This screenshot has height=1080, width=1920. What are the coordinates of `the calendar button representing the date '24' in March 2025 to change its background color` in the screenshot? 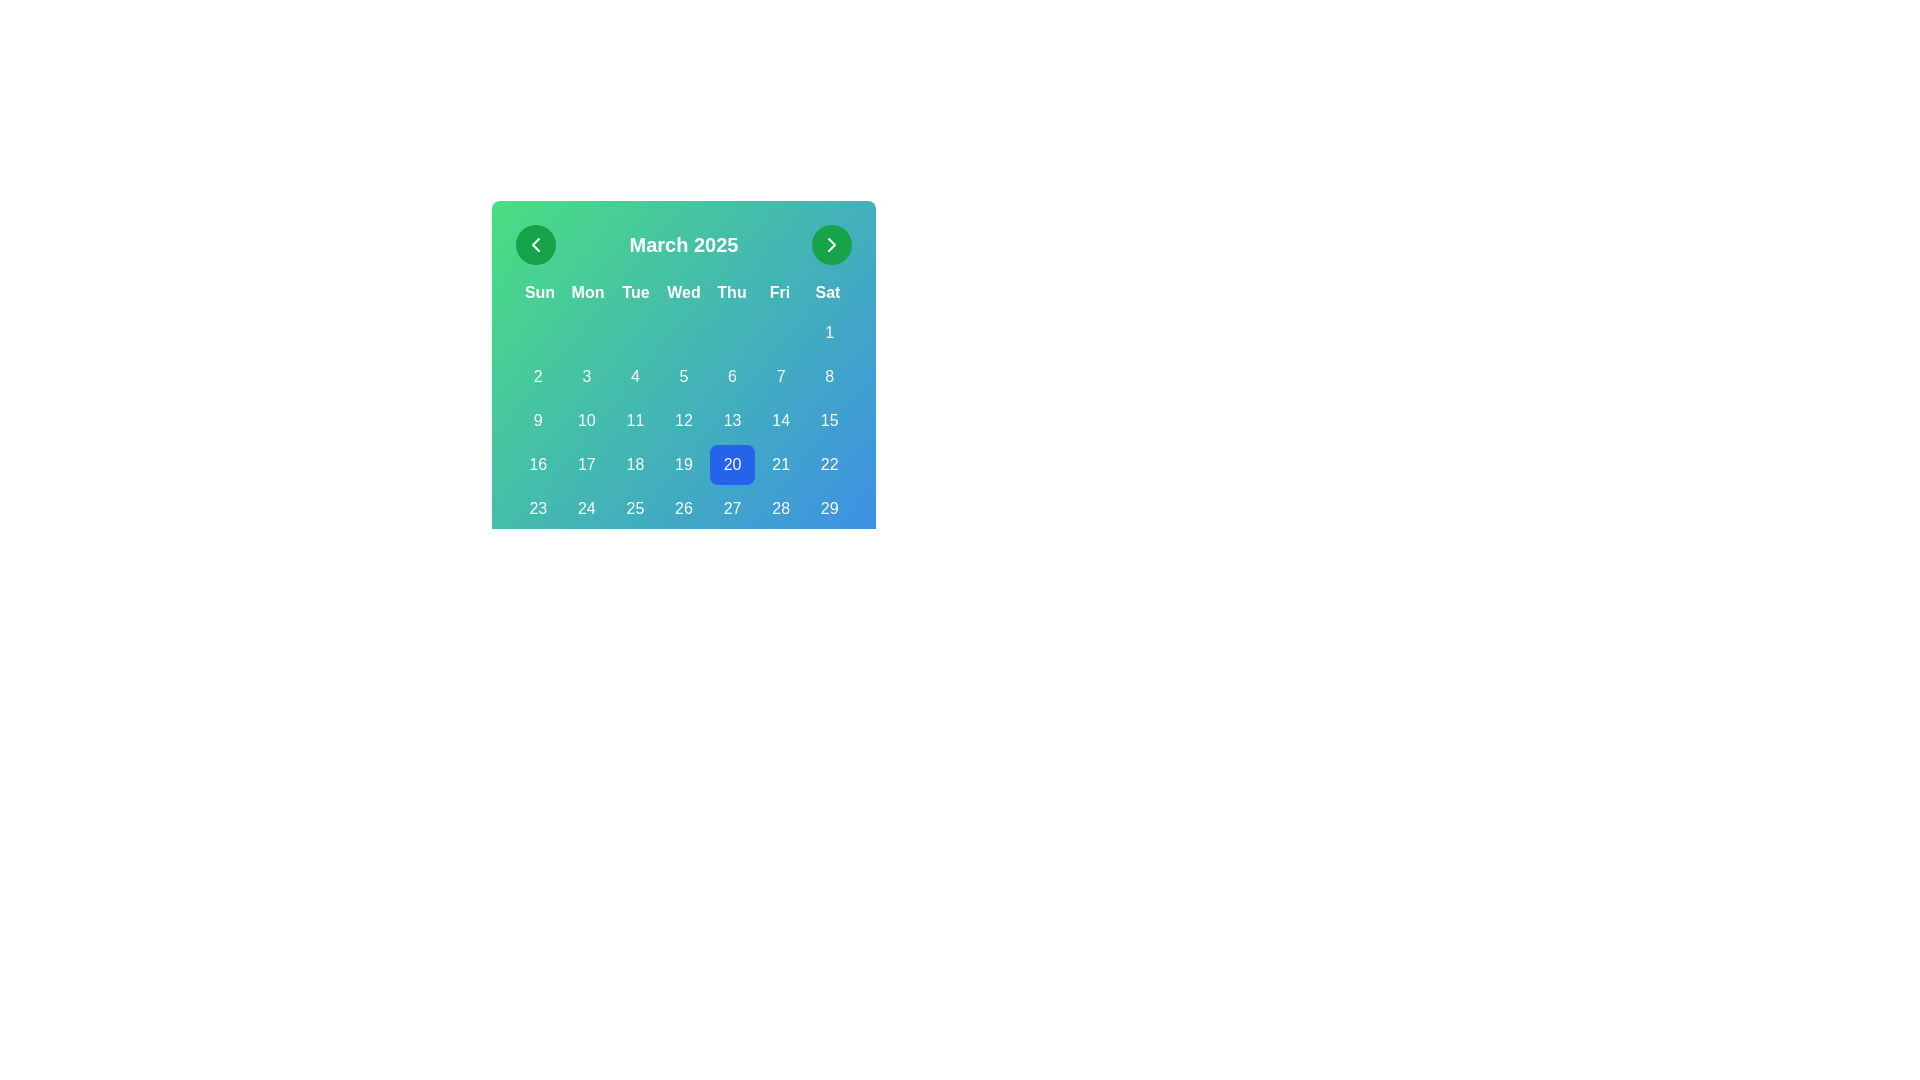 It's located at (585, 508).